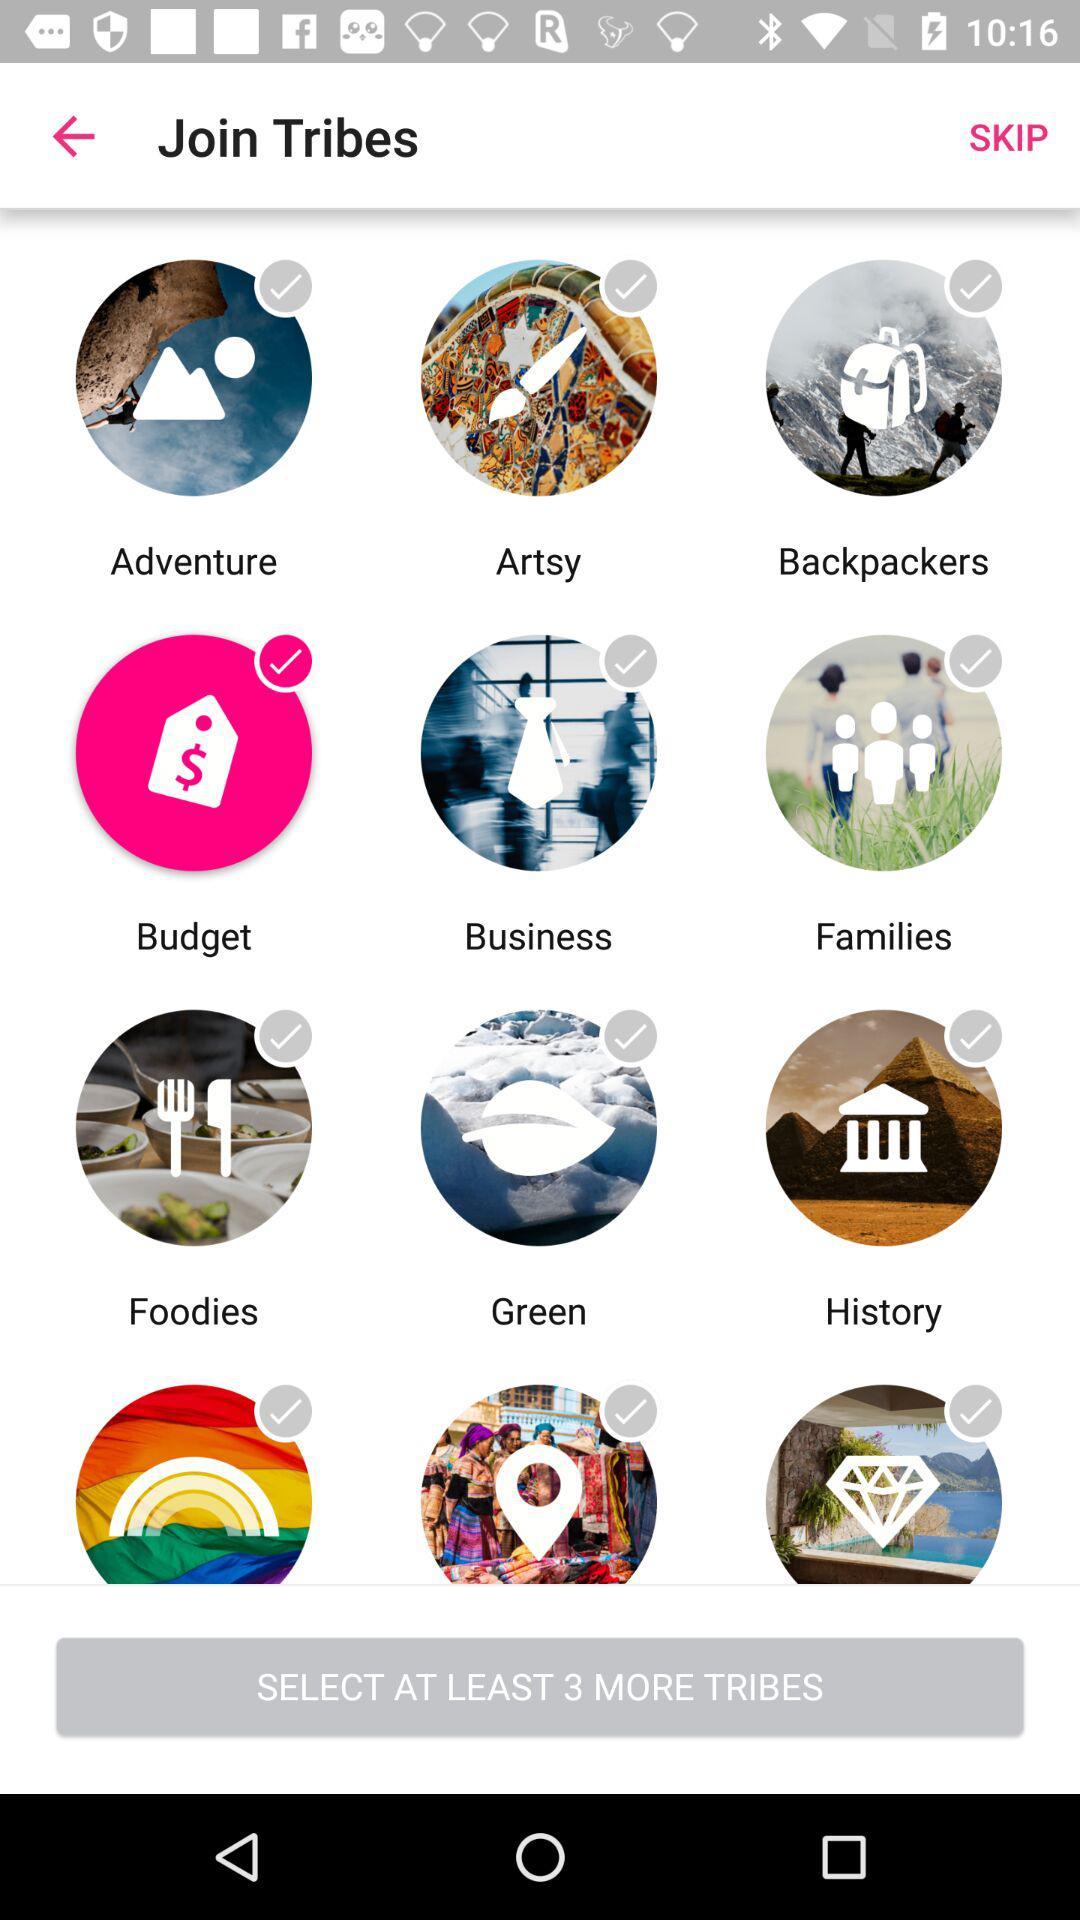 The height and width of the screenshot is (1920, 1080). I want to click on click on the adventure option, so click(193, 372).